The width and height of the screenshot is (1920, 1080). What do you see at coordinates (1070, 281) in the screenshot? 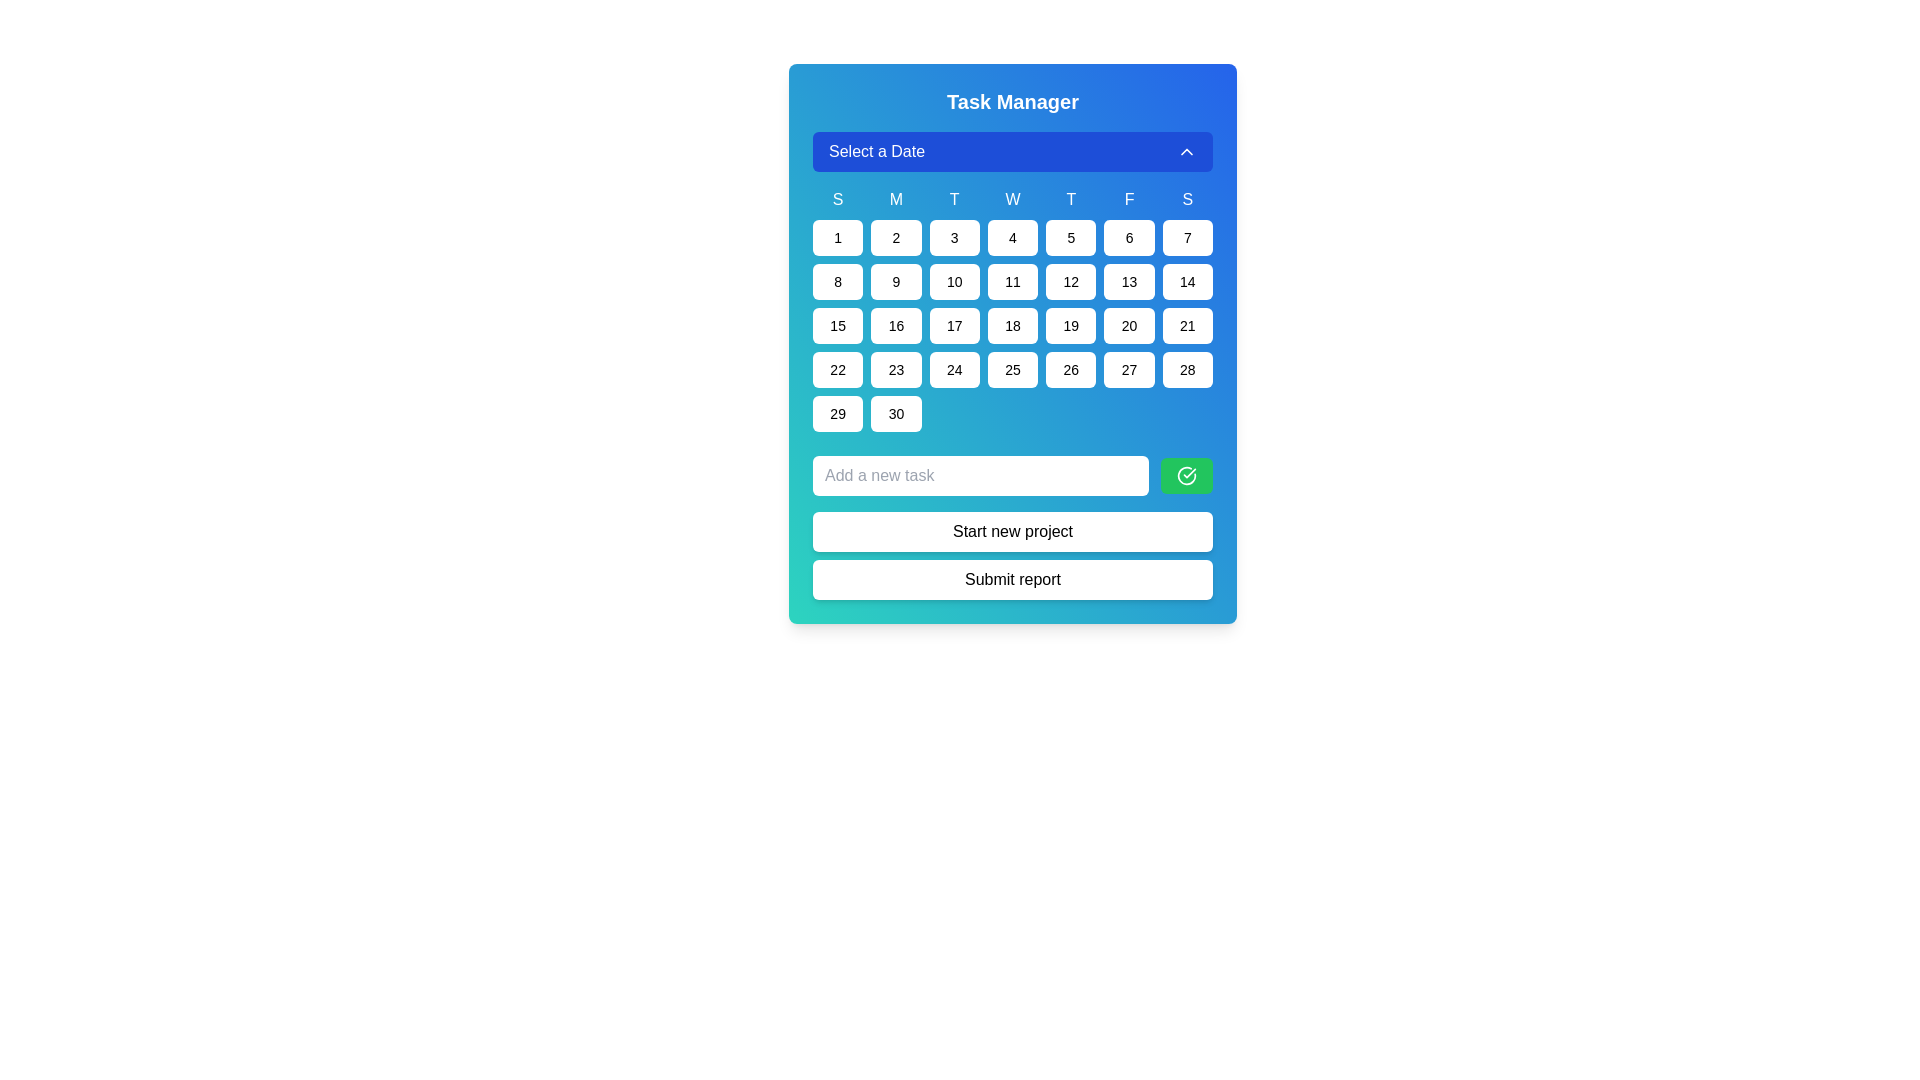
I see `the small square button with rounded edges displaying the number '12' in black text, located in the calendar grid below the 'Thursday' header` at bounding box center [1070, 281].